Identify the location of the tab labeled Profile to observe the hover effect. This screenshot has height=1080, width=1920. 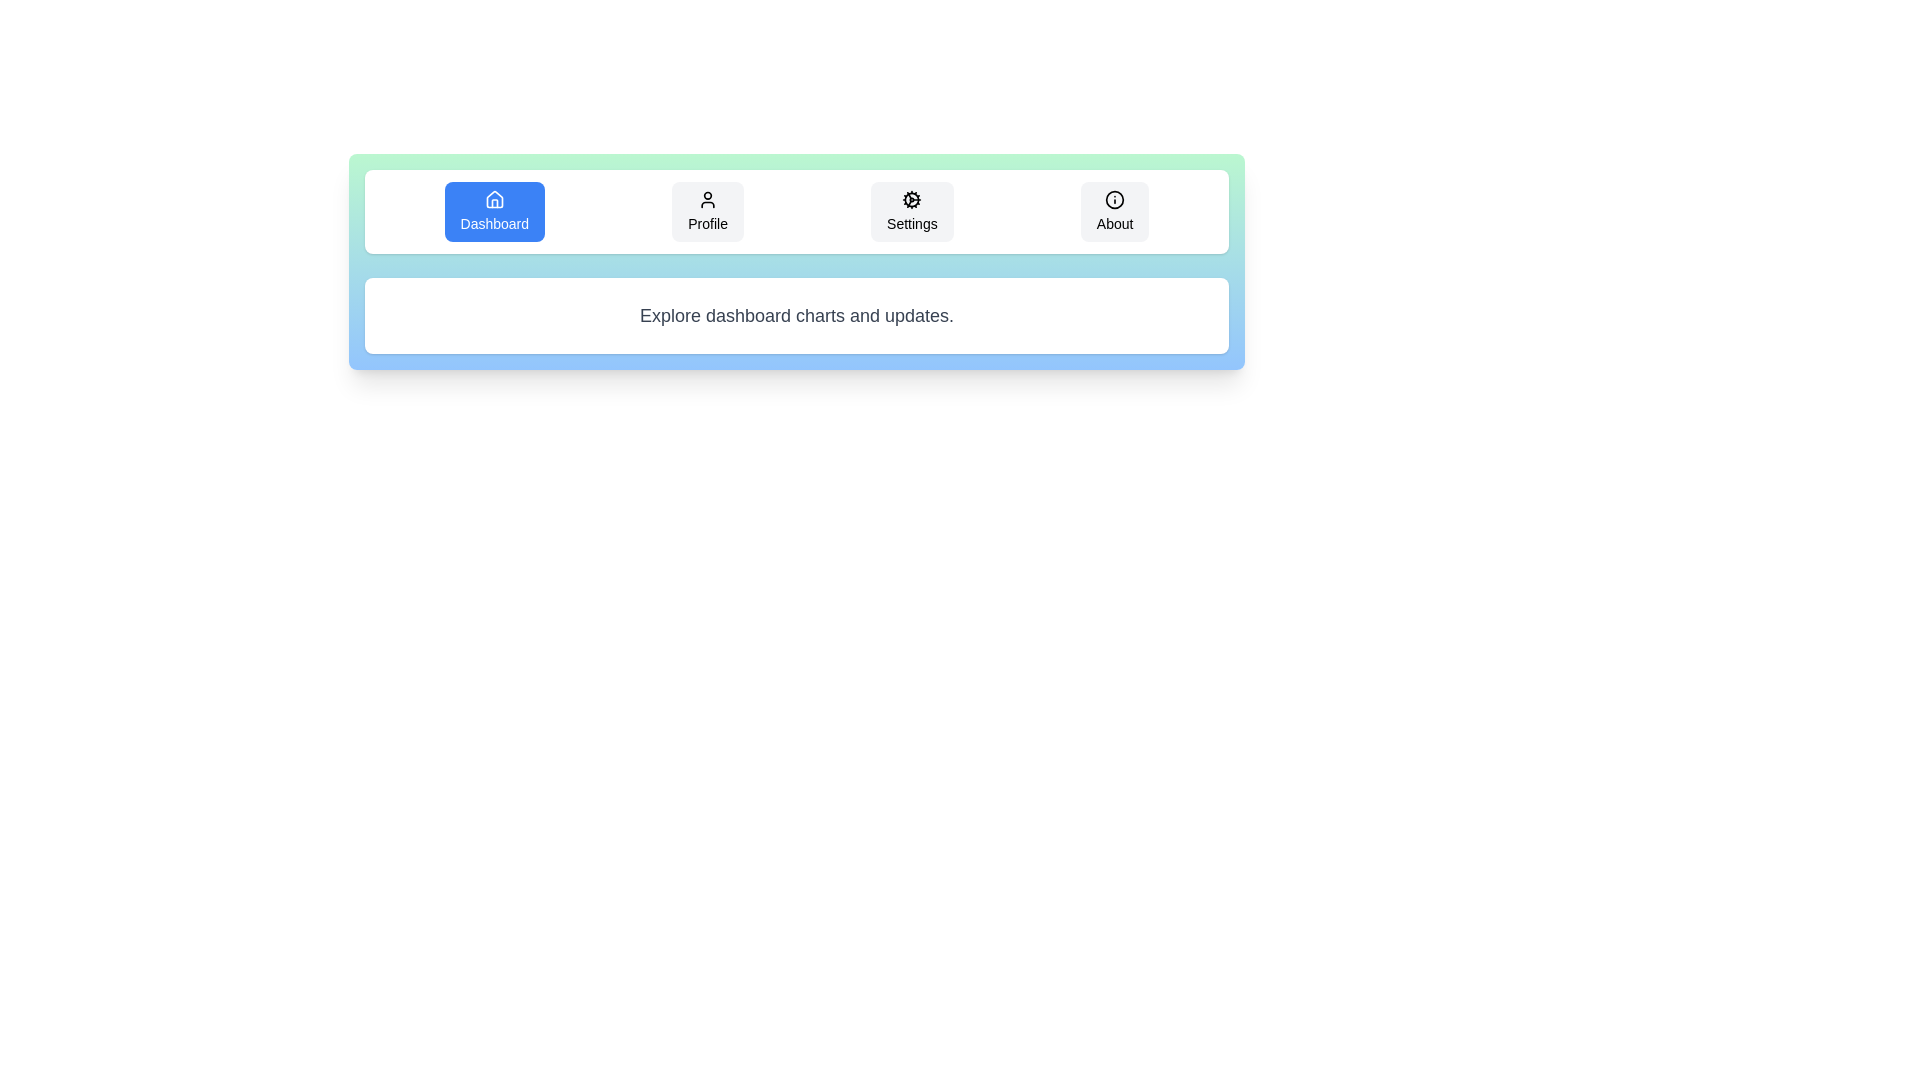
(708, 212).